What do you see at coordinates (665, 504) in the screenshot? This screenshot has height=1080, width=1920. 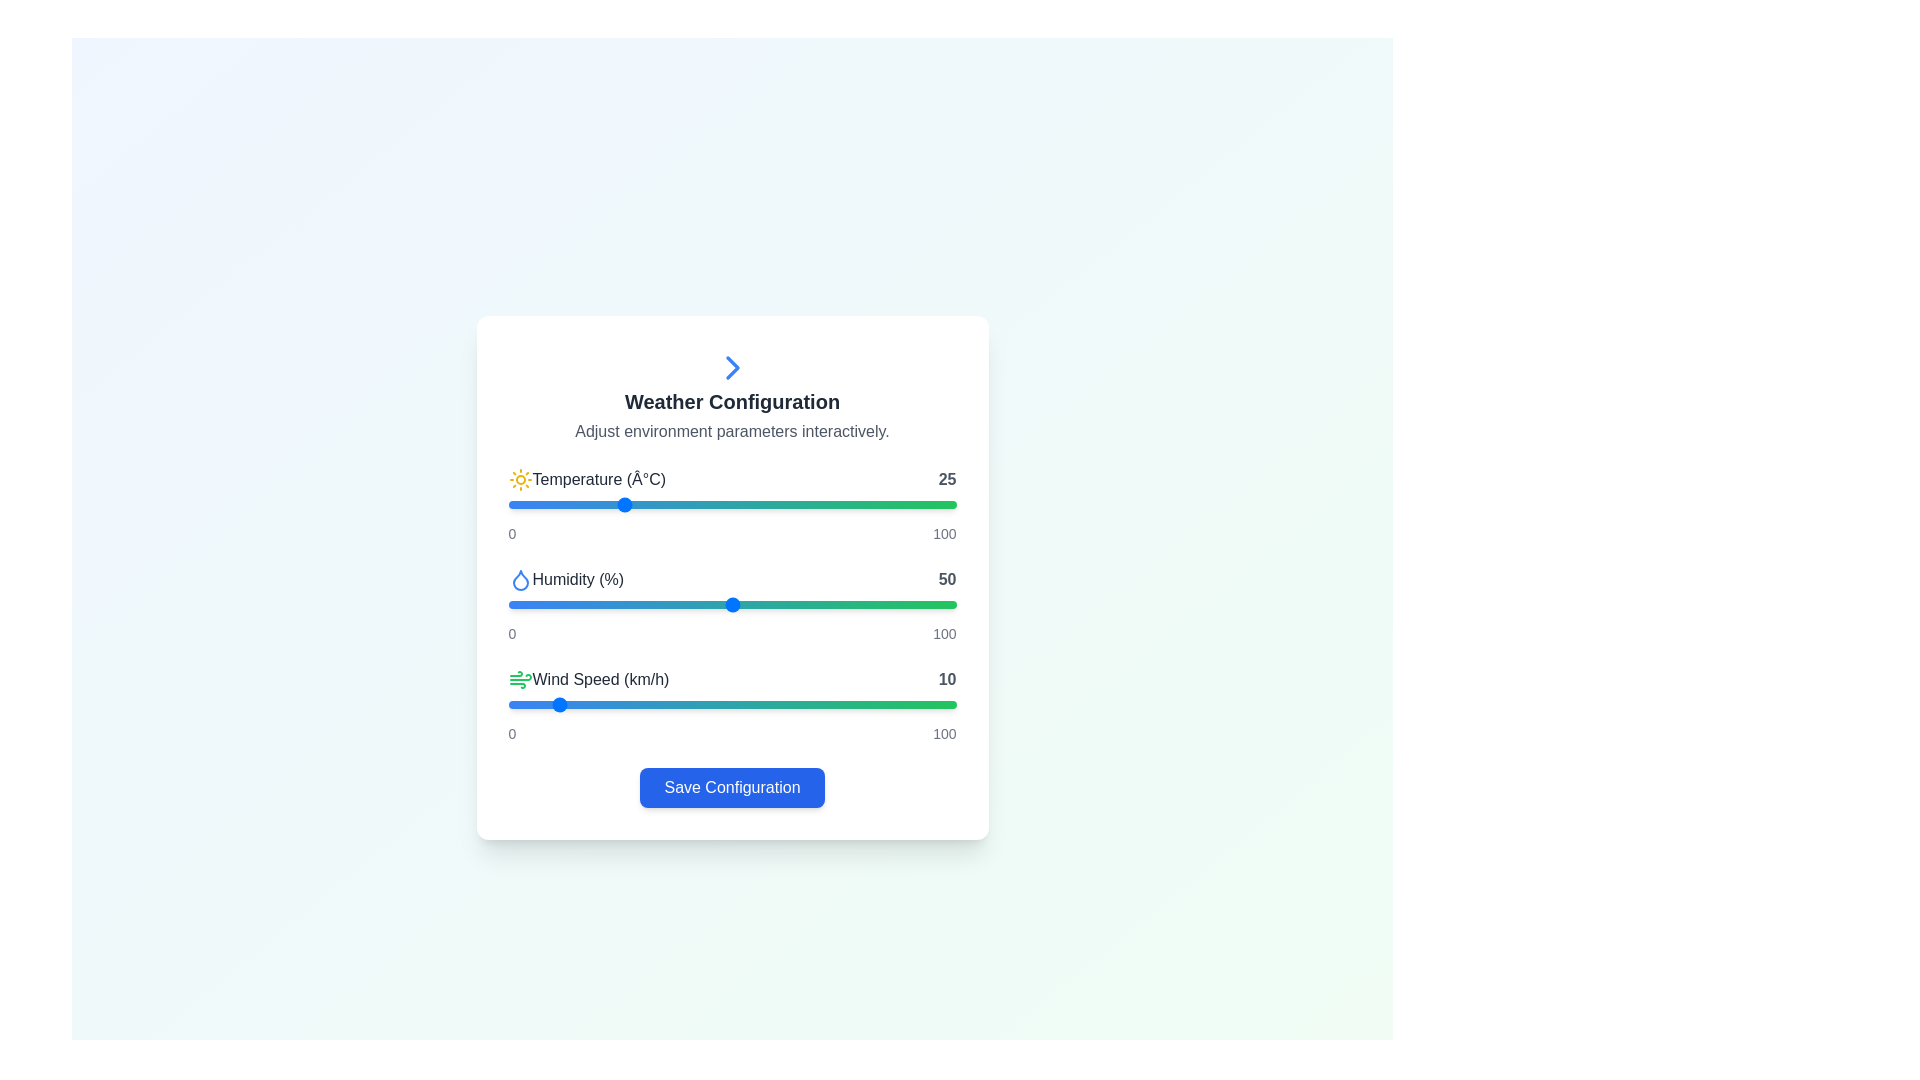 I see `slider value` at bounding box center [665, 504].